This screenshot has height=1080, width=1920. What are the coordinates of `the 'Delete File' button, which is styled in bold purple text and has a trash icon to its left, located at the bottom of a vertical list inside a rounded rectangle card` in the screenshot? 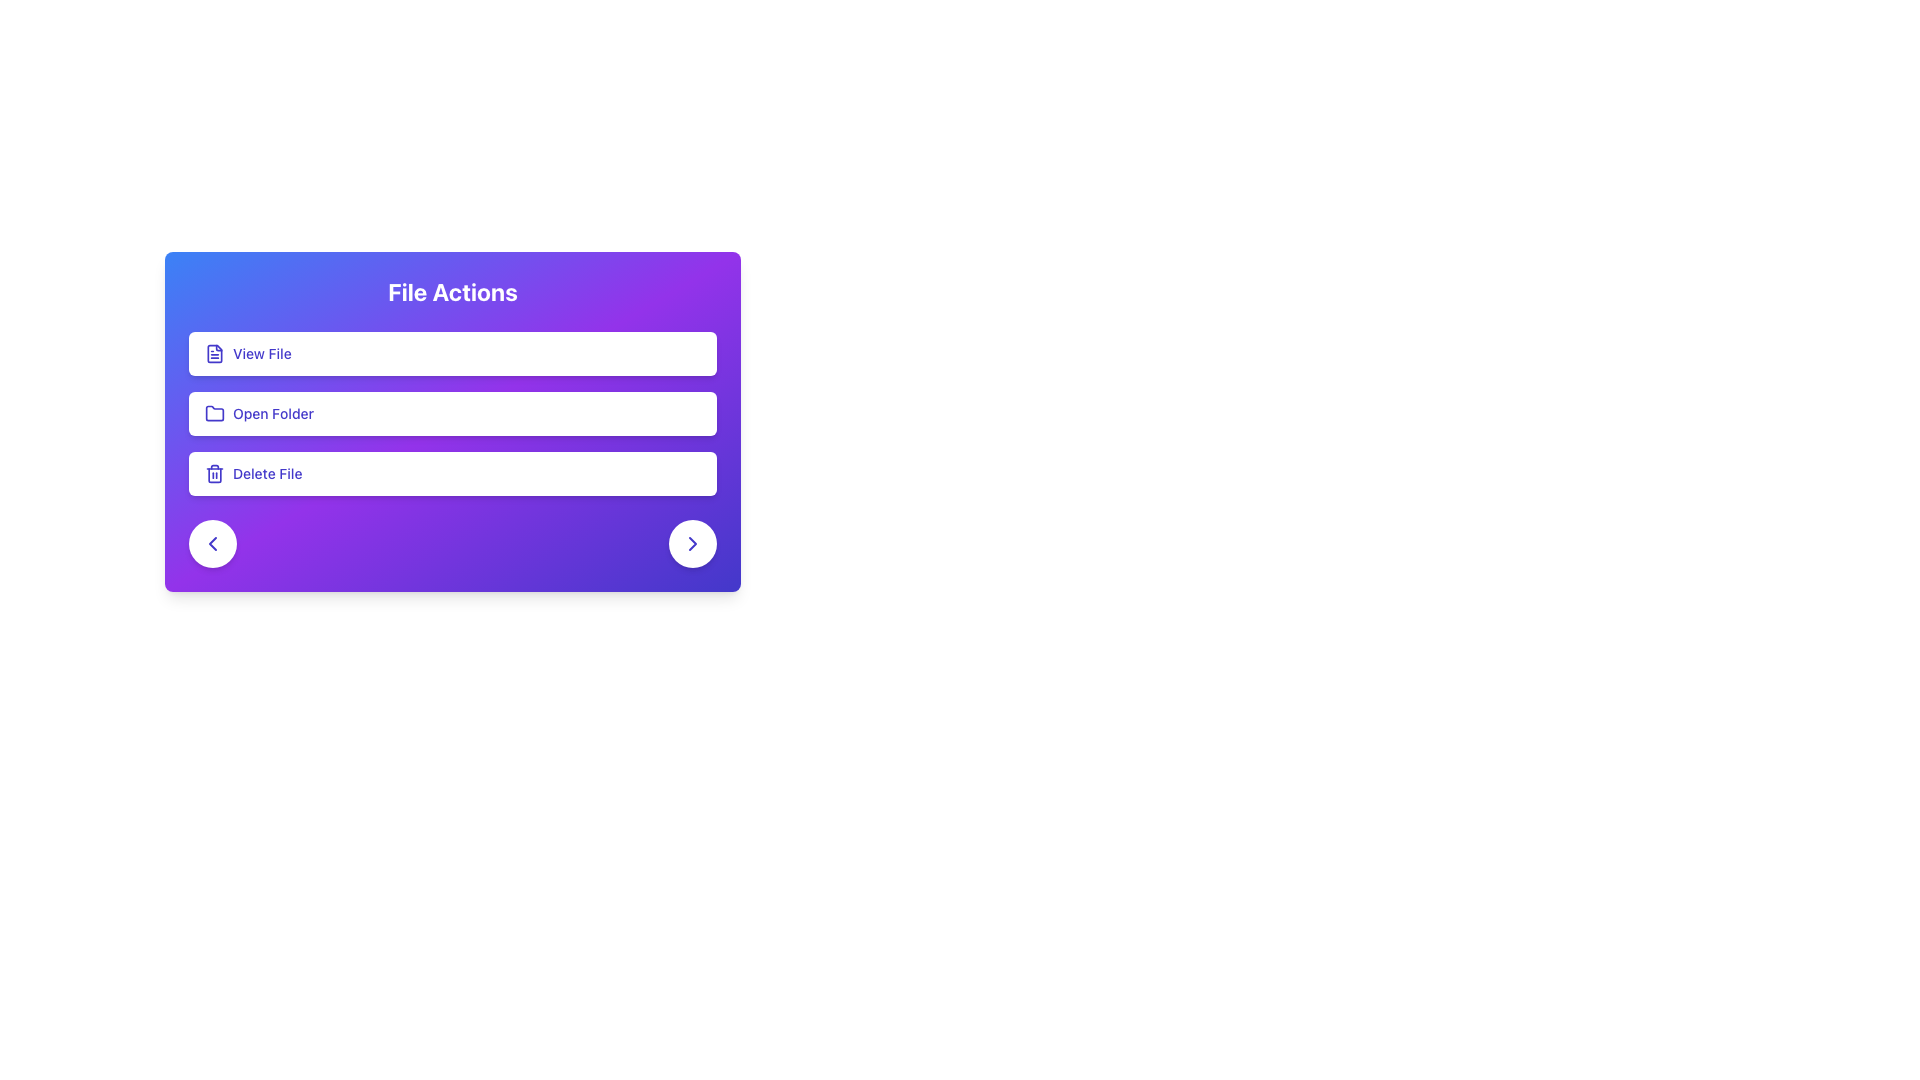 It's located at (252, 474).